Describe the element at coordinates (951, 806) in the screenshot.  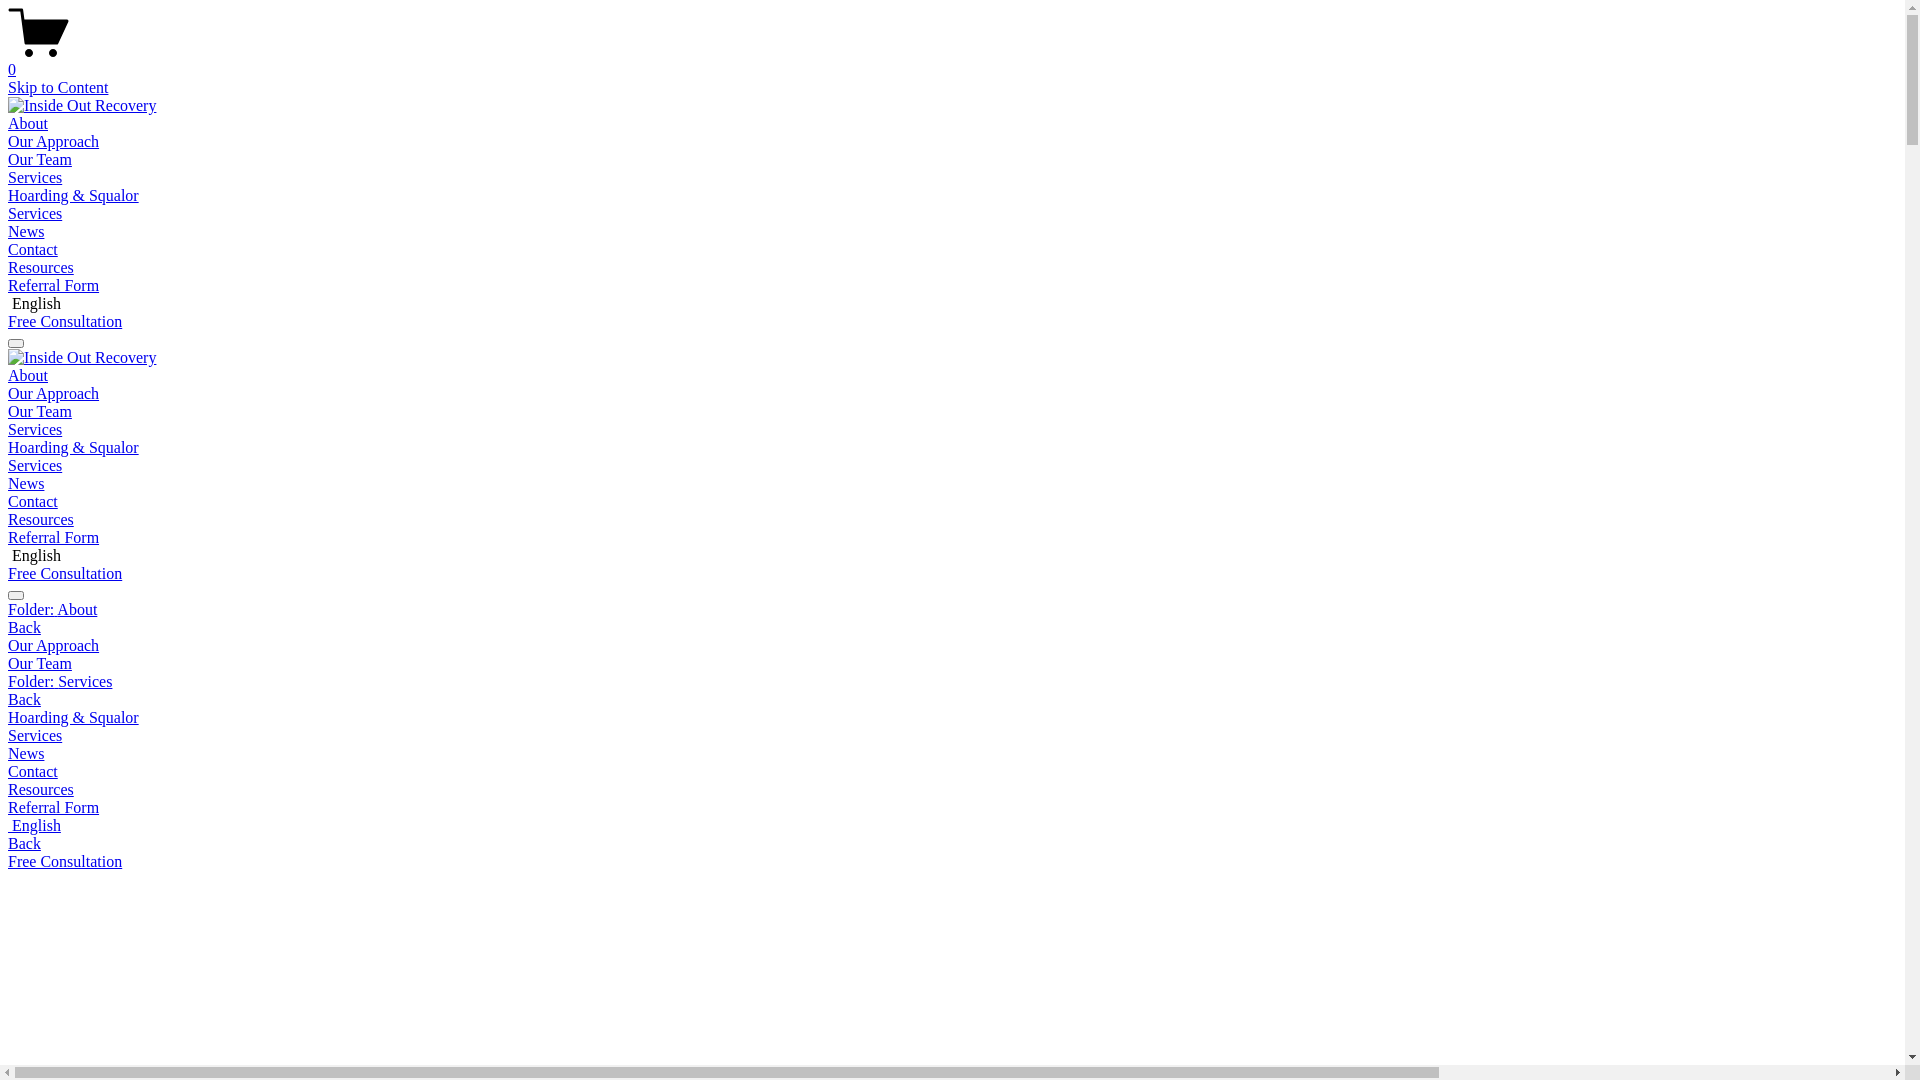
I see `'Referral Form'` at that location.